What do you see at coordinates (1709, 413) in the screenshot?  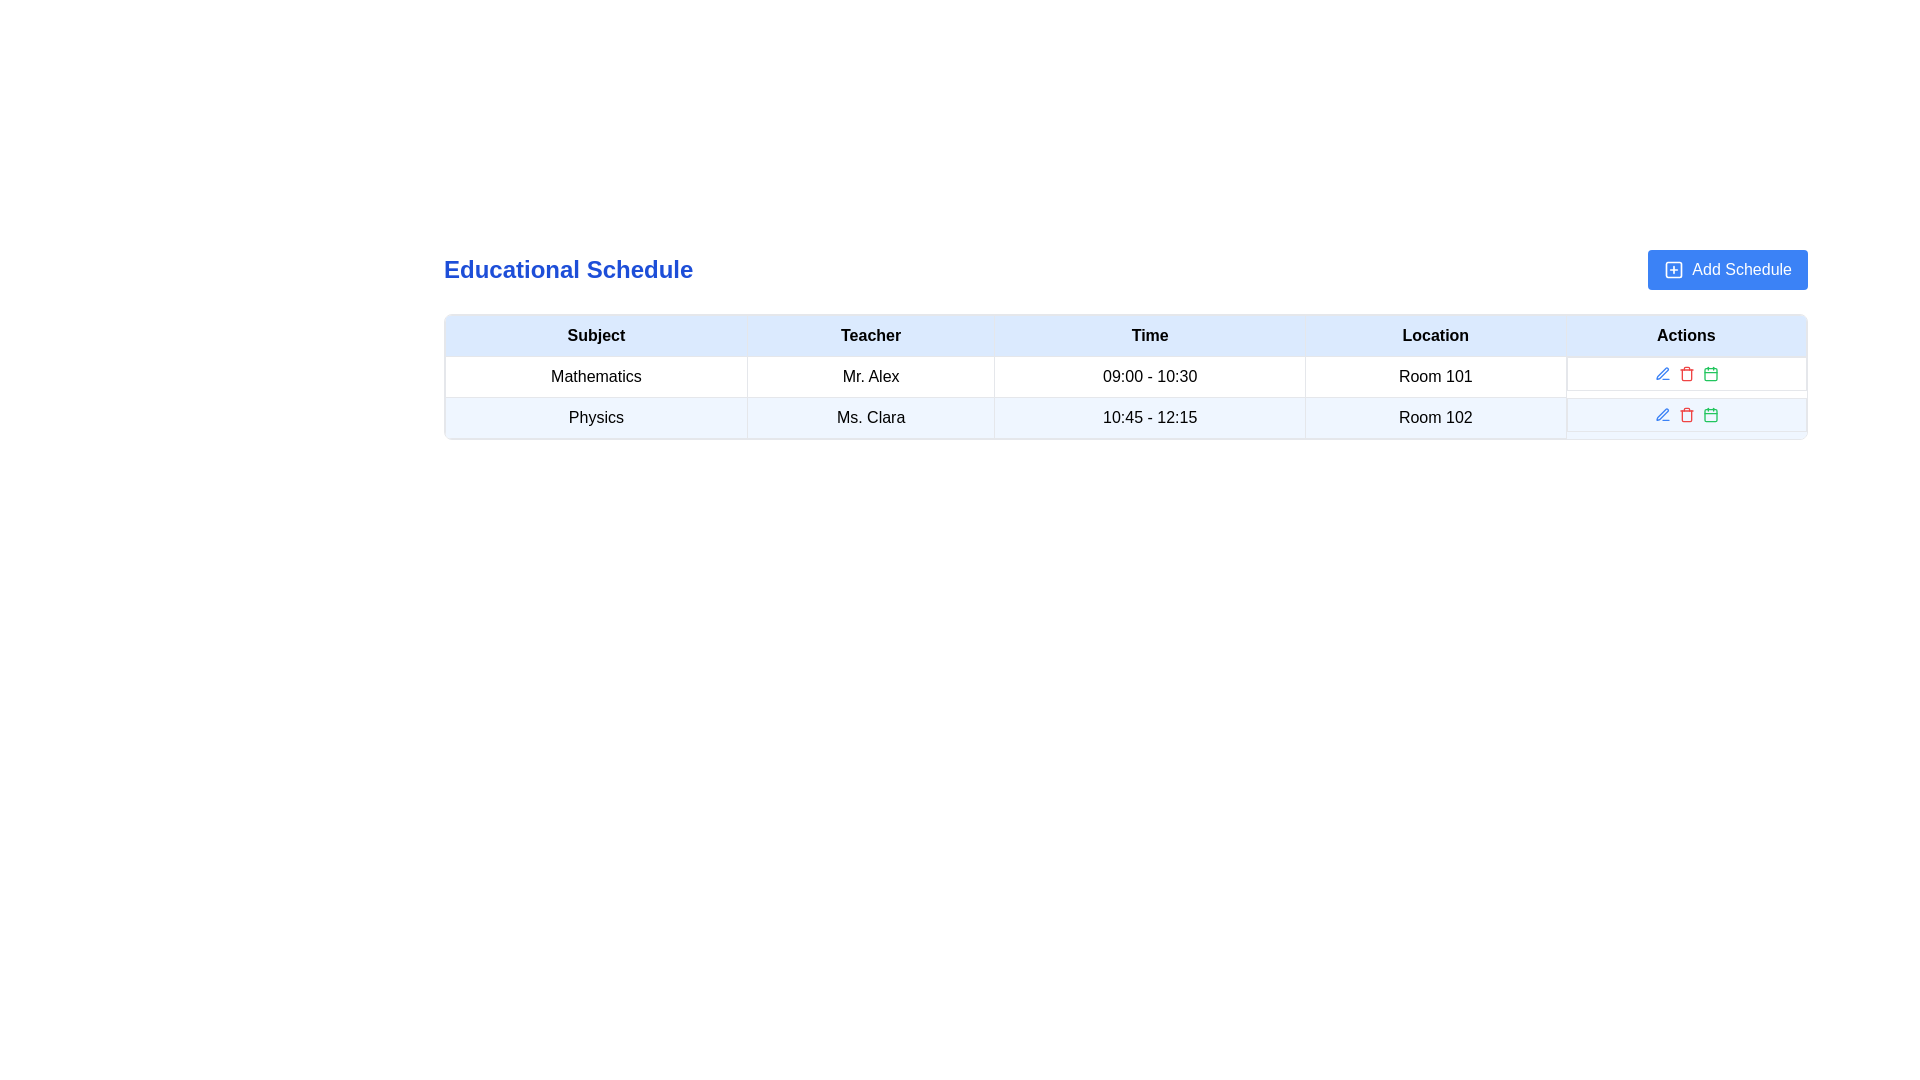 I see `the green calendar icon located in the 'Actions' column of the last row for 'Physics' in the schedule table` at bounding box center [1709, 413].